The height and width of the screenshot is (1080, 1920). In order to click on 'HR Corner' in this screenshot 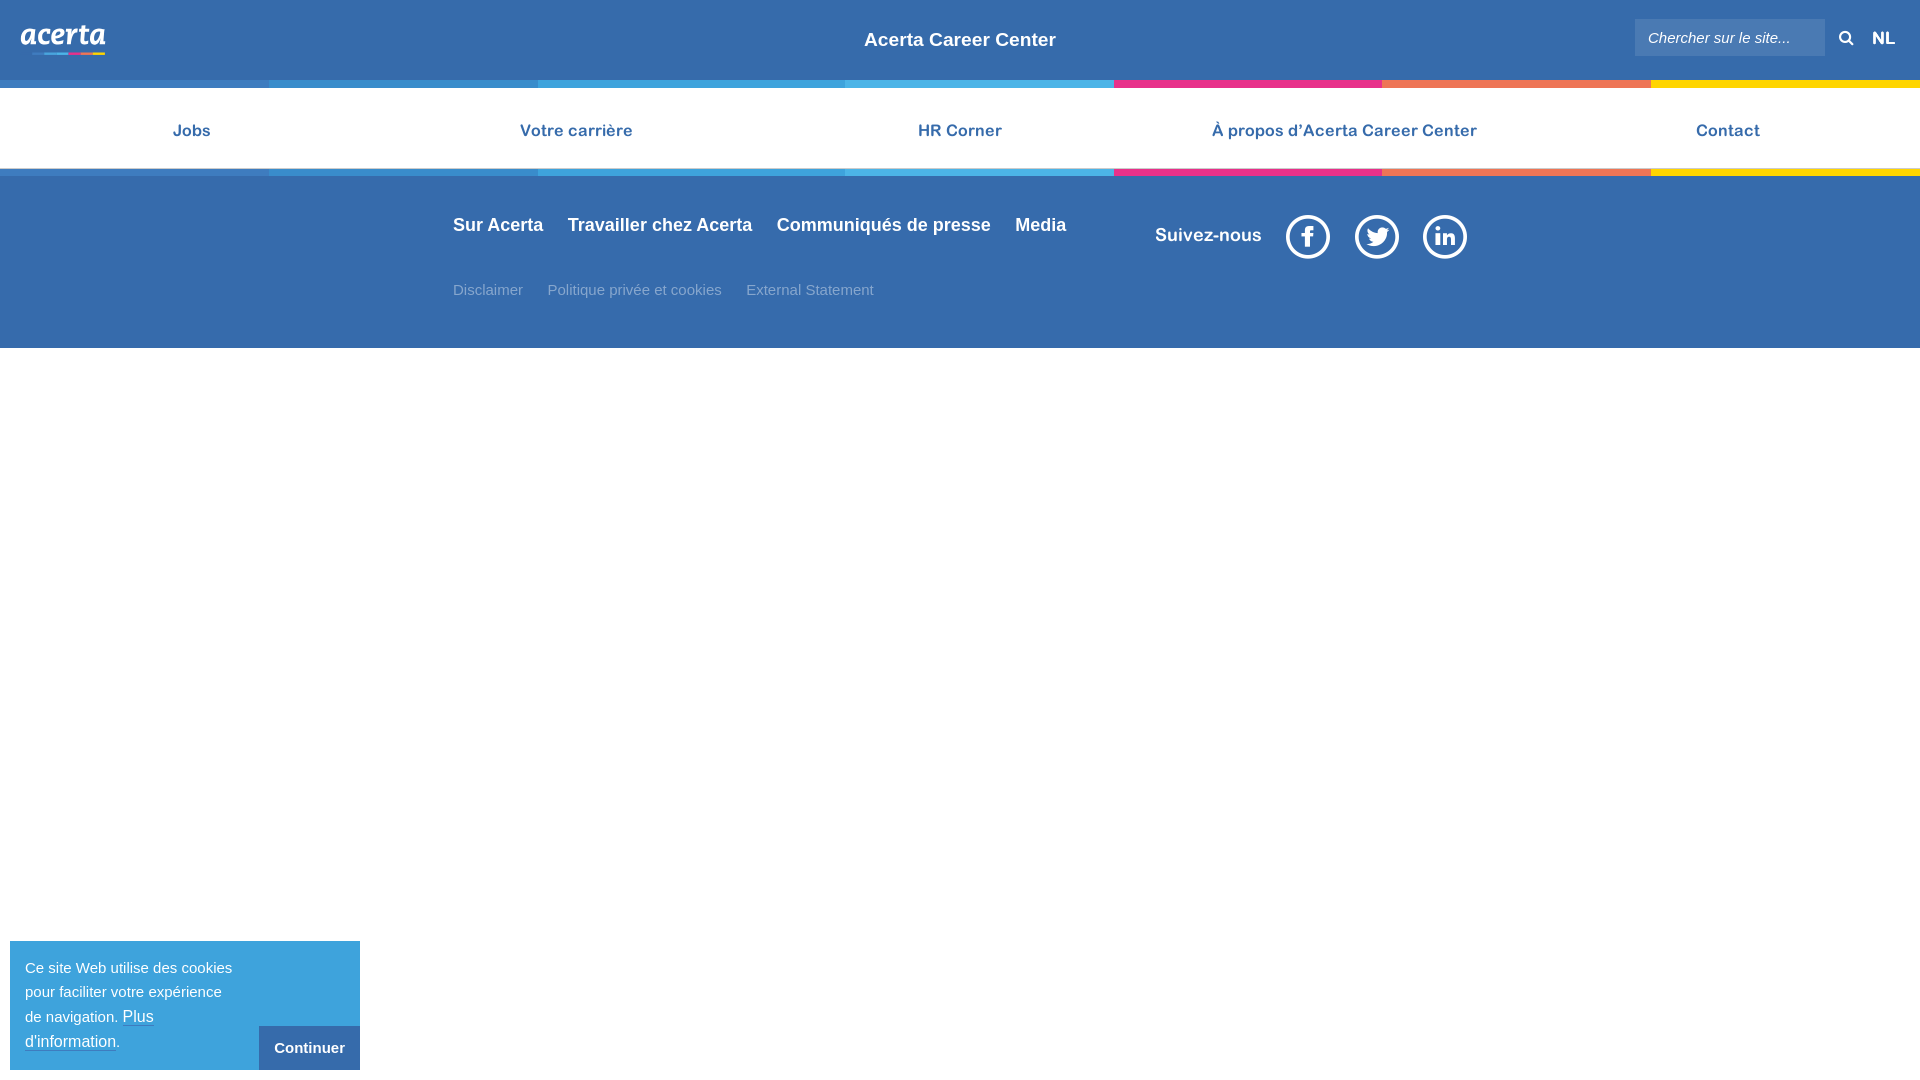, I will do `click(960, 127)`.